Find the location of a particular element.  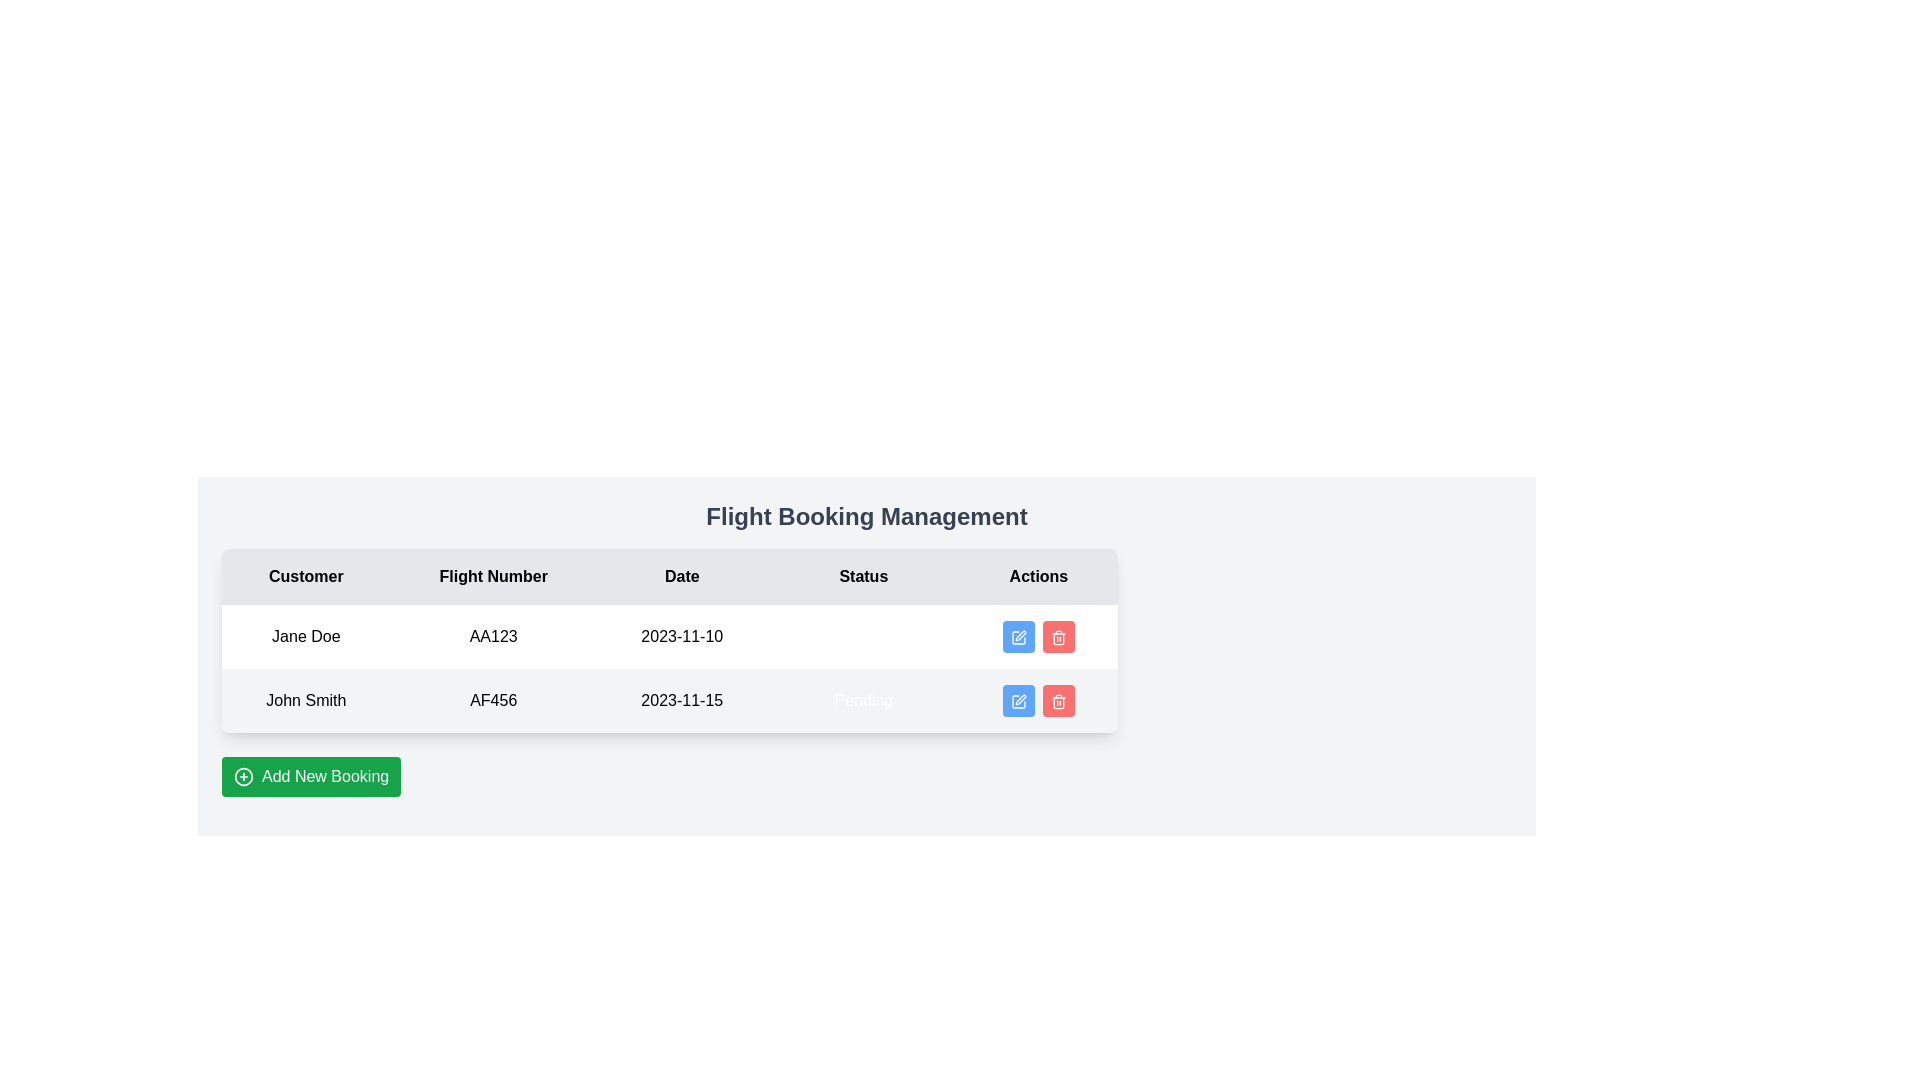

the edit button with a blue background and a white pen icon located in the 'Actions' column of the first row under 'Flight Booking Management' to initiate editing is located at coordinates (1018, 636).